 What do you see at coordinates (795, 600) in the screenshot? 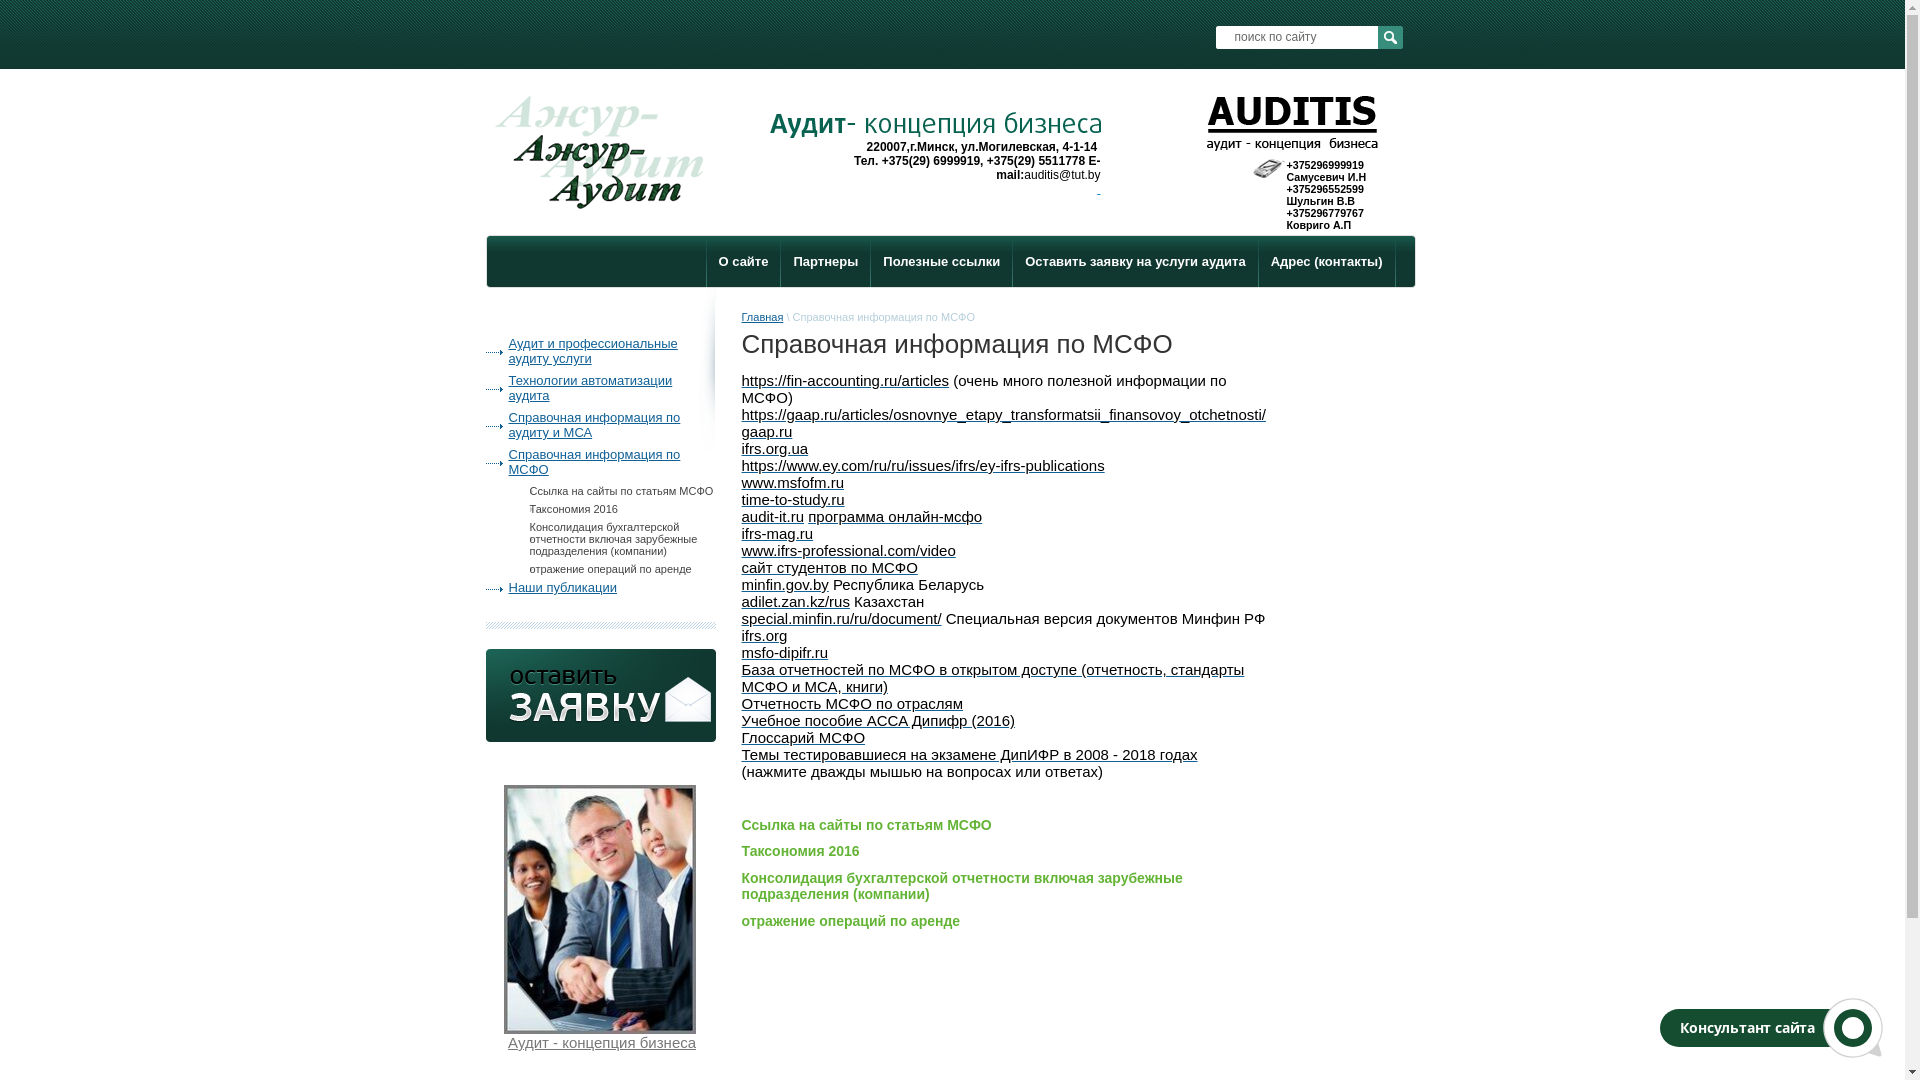
I see `'adilet.zan.kz/rus'` at bounding box center [795, 600].